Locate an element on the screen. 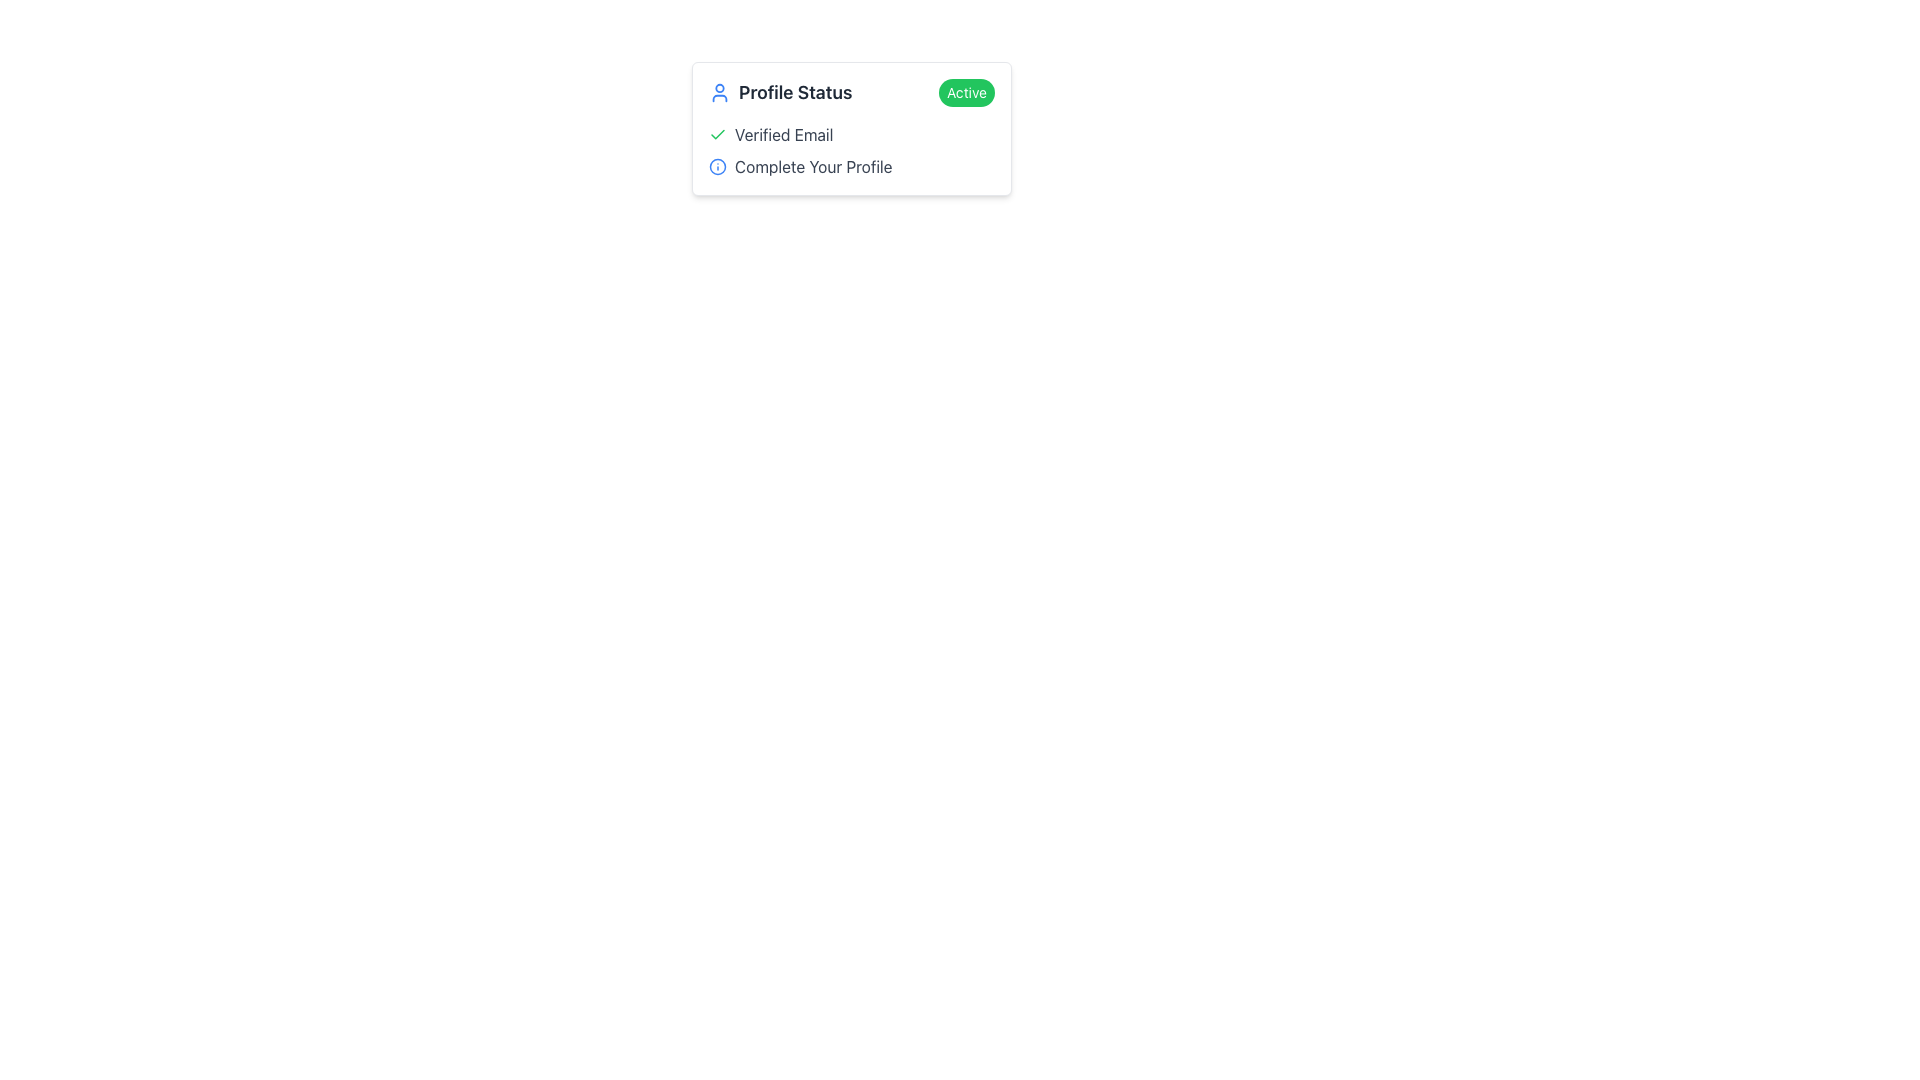 Image resolution: width=1920 pixels, height=1080 pixels. the text label indicating the user's profile status, which is located to the right of the user icon and aligns vertically centered with it is located at coordinates (794, 92).